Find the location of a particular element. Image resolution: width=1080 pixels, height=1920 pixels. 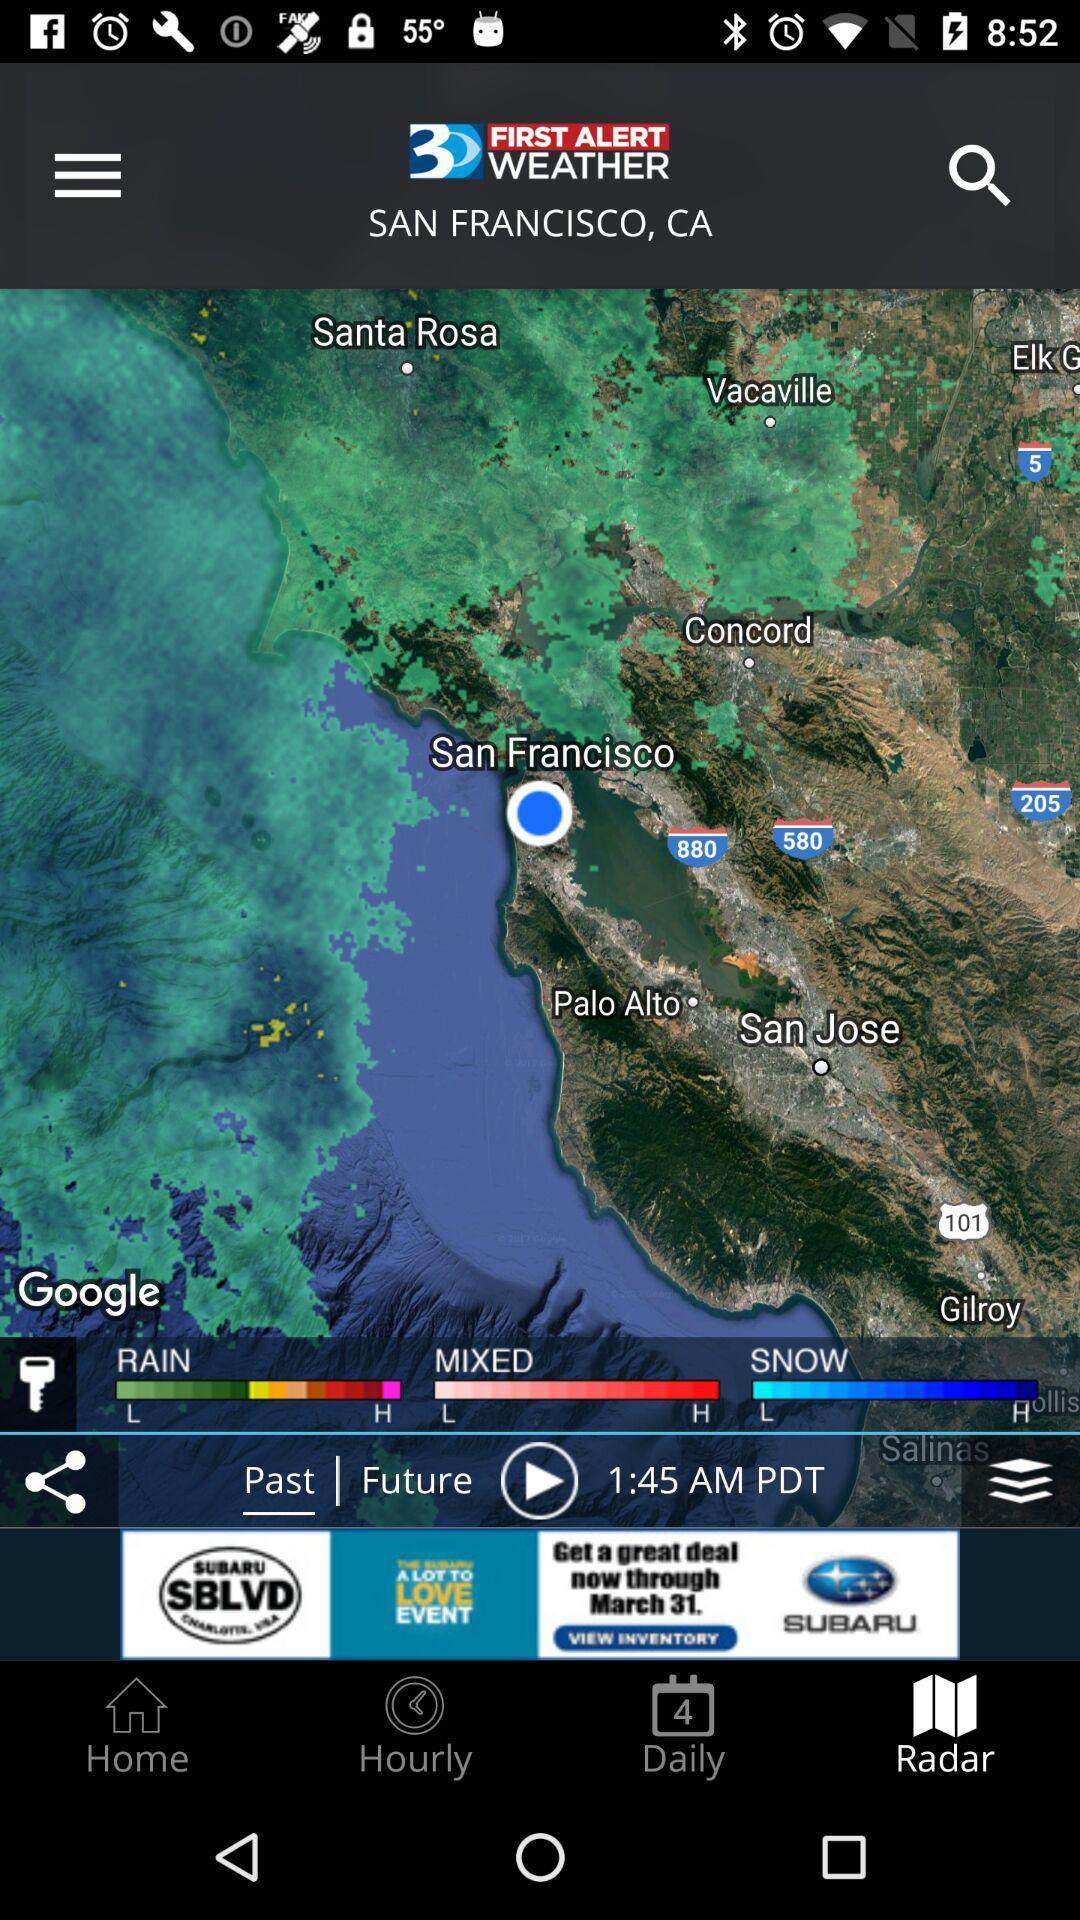

network communication is located at coordinates (58, 1480).